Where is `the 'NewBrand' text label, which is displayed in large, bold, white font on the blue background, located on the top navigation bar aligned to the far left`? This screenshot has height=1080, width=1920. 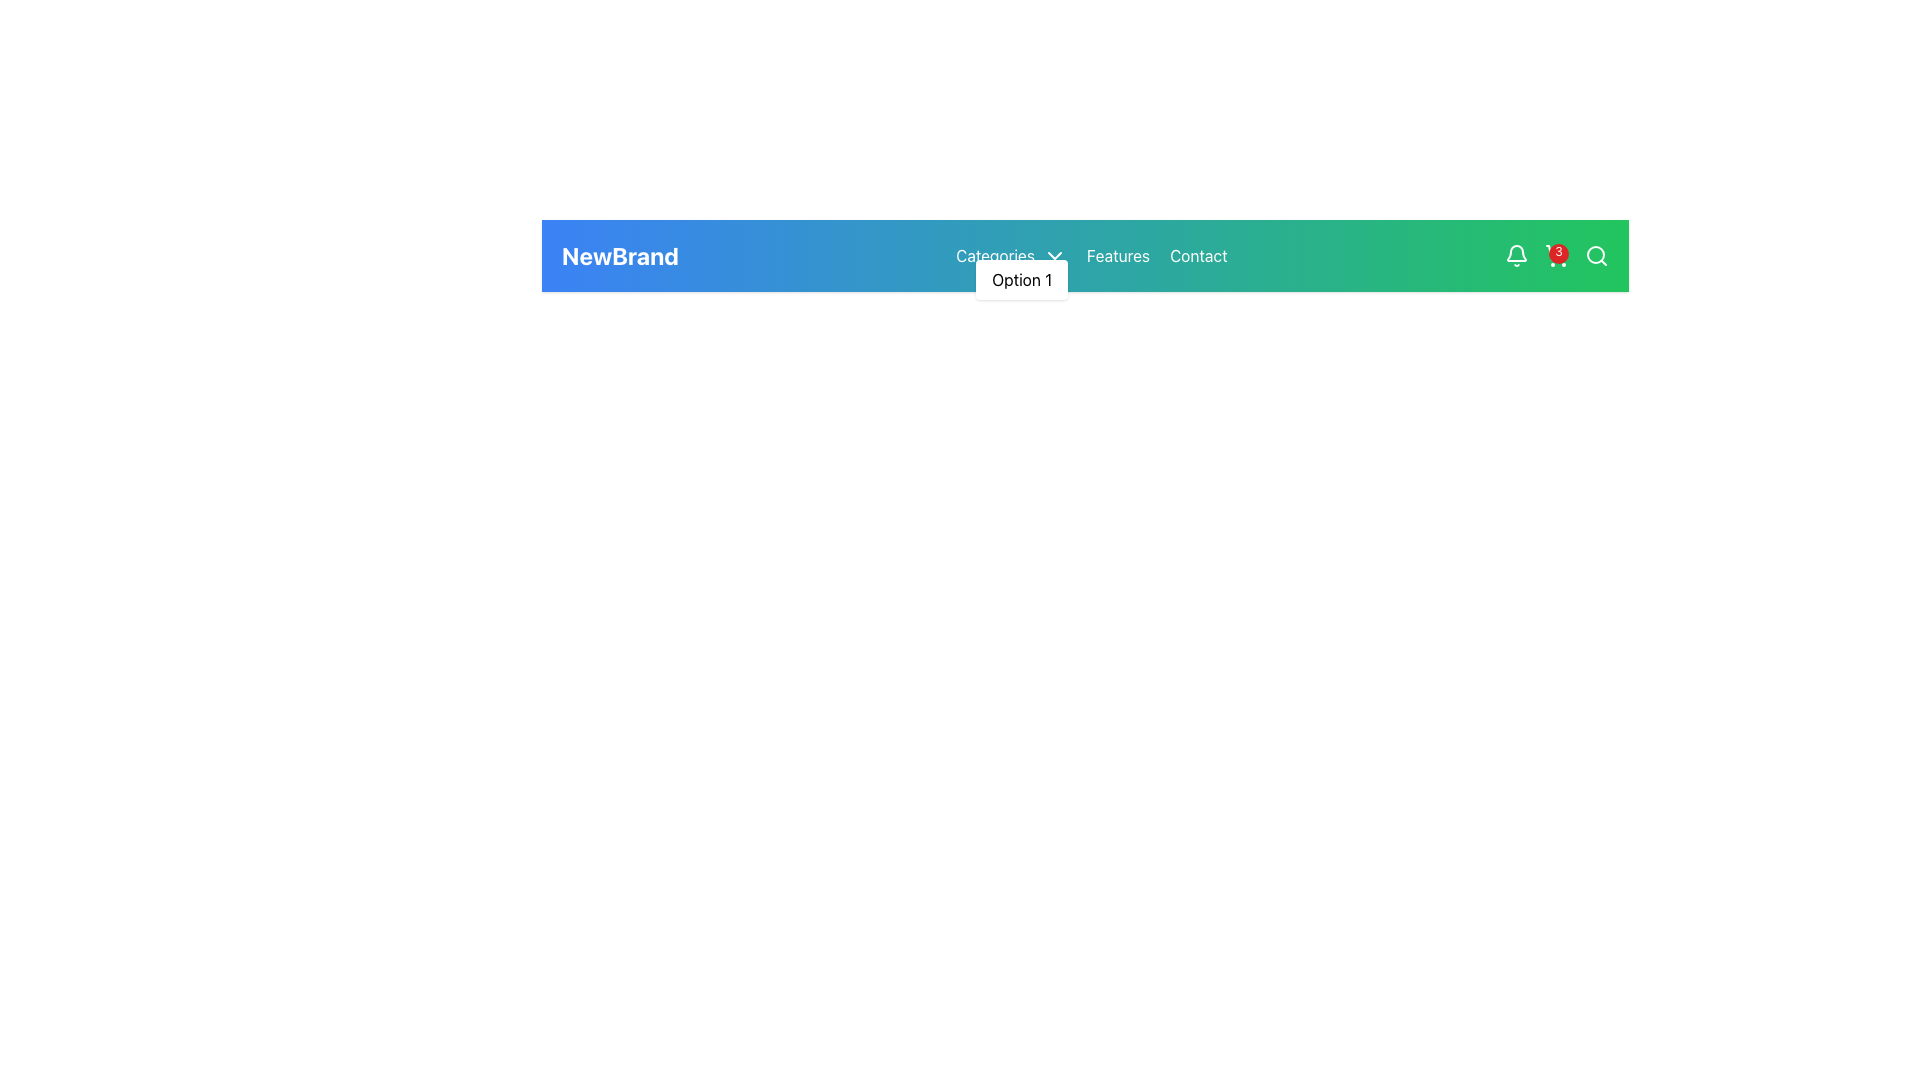
the 'NewBrand' text label, which is displayed in large, bold, white font on the blue background, located on the top navigation bar aligned to the far left is located at coordinates (619, 254).